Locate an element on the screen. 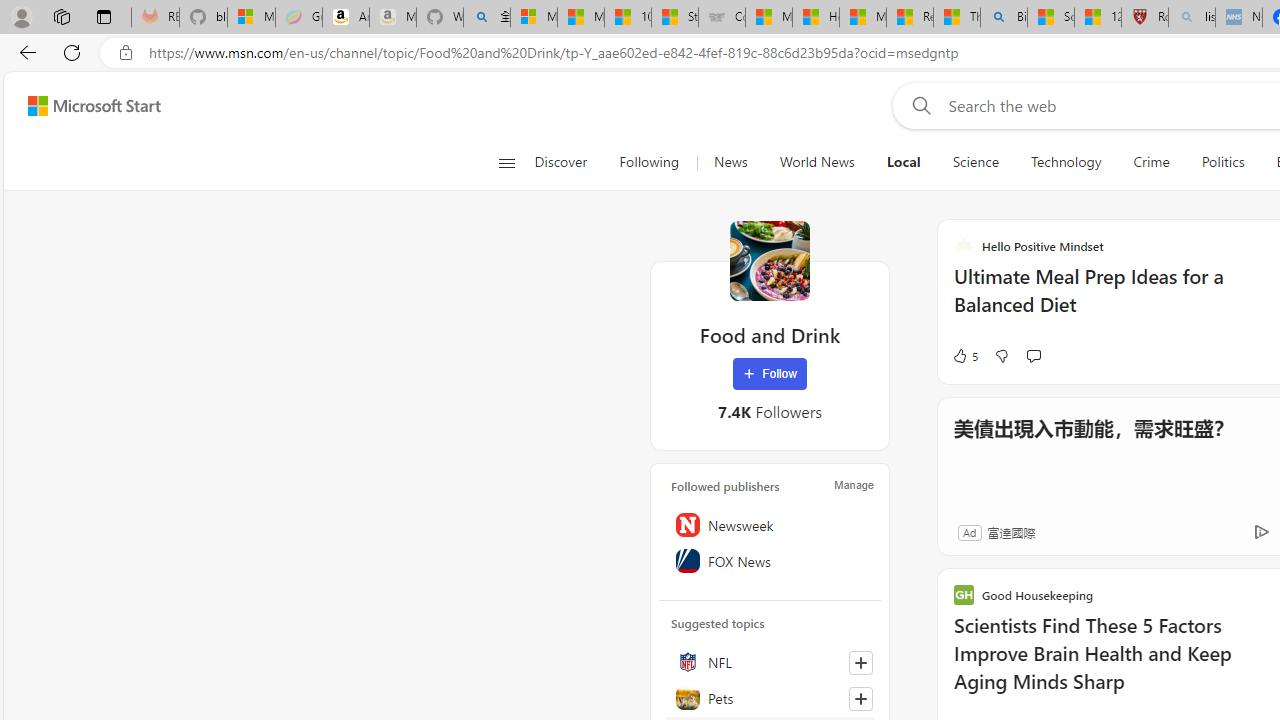  'Science - MSN' is located at coordinates (1049, 17).